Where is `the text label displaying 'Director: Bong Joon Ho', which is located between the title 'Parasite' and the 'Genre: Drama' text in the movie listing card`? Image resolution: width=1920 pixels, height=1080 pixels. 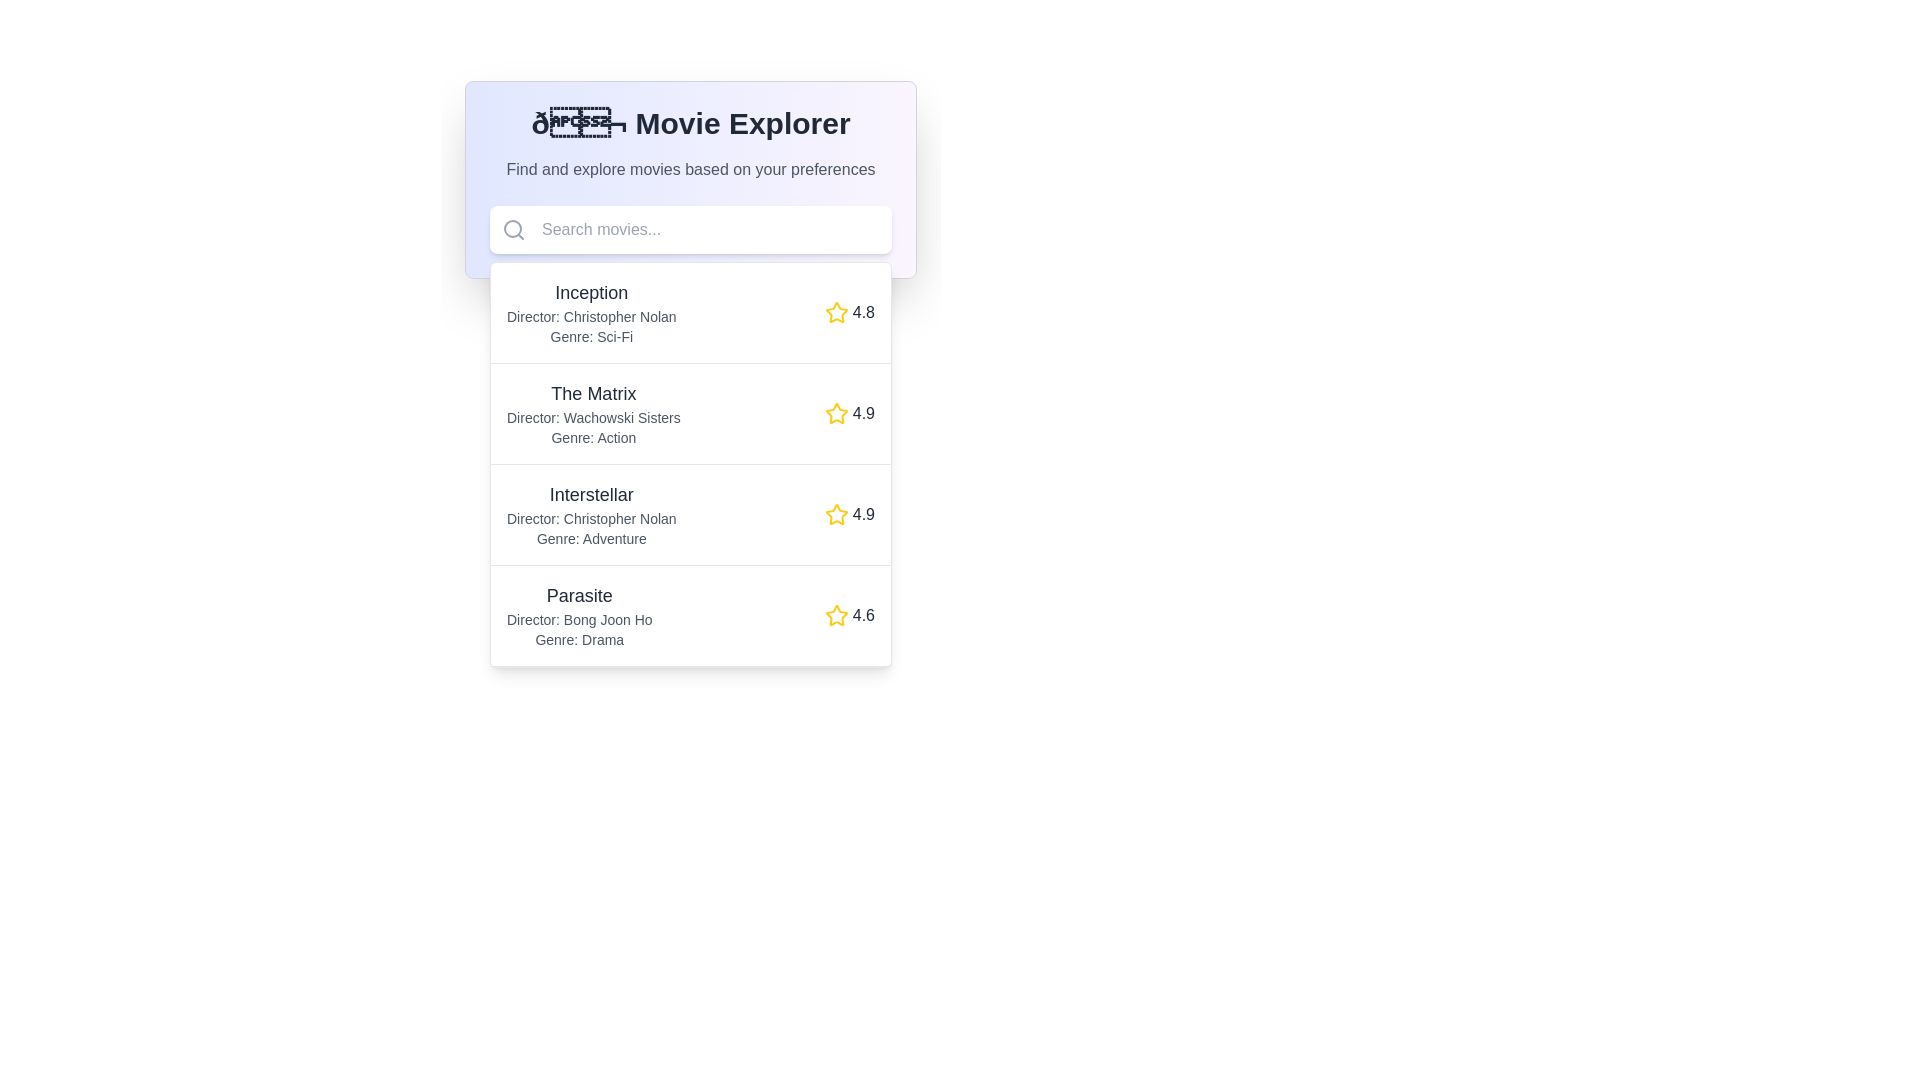
the text label displaying 'Director: Bong Joon Ho', which is located between the title 'Parasite' and the 'Genre: Drama' text in the movie listing card is located at coordinates (578, 619).